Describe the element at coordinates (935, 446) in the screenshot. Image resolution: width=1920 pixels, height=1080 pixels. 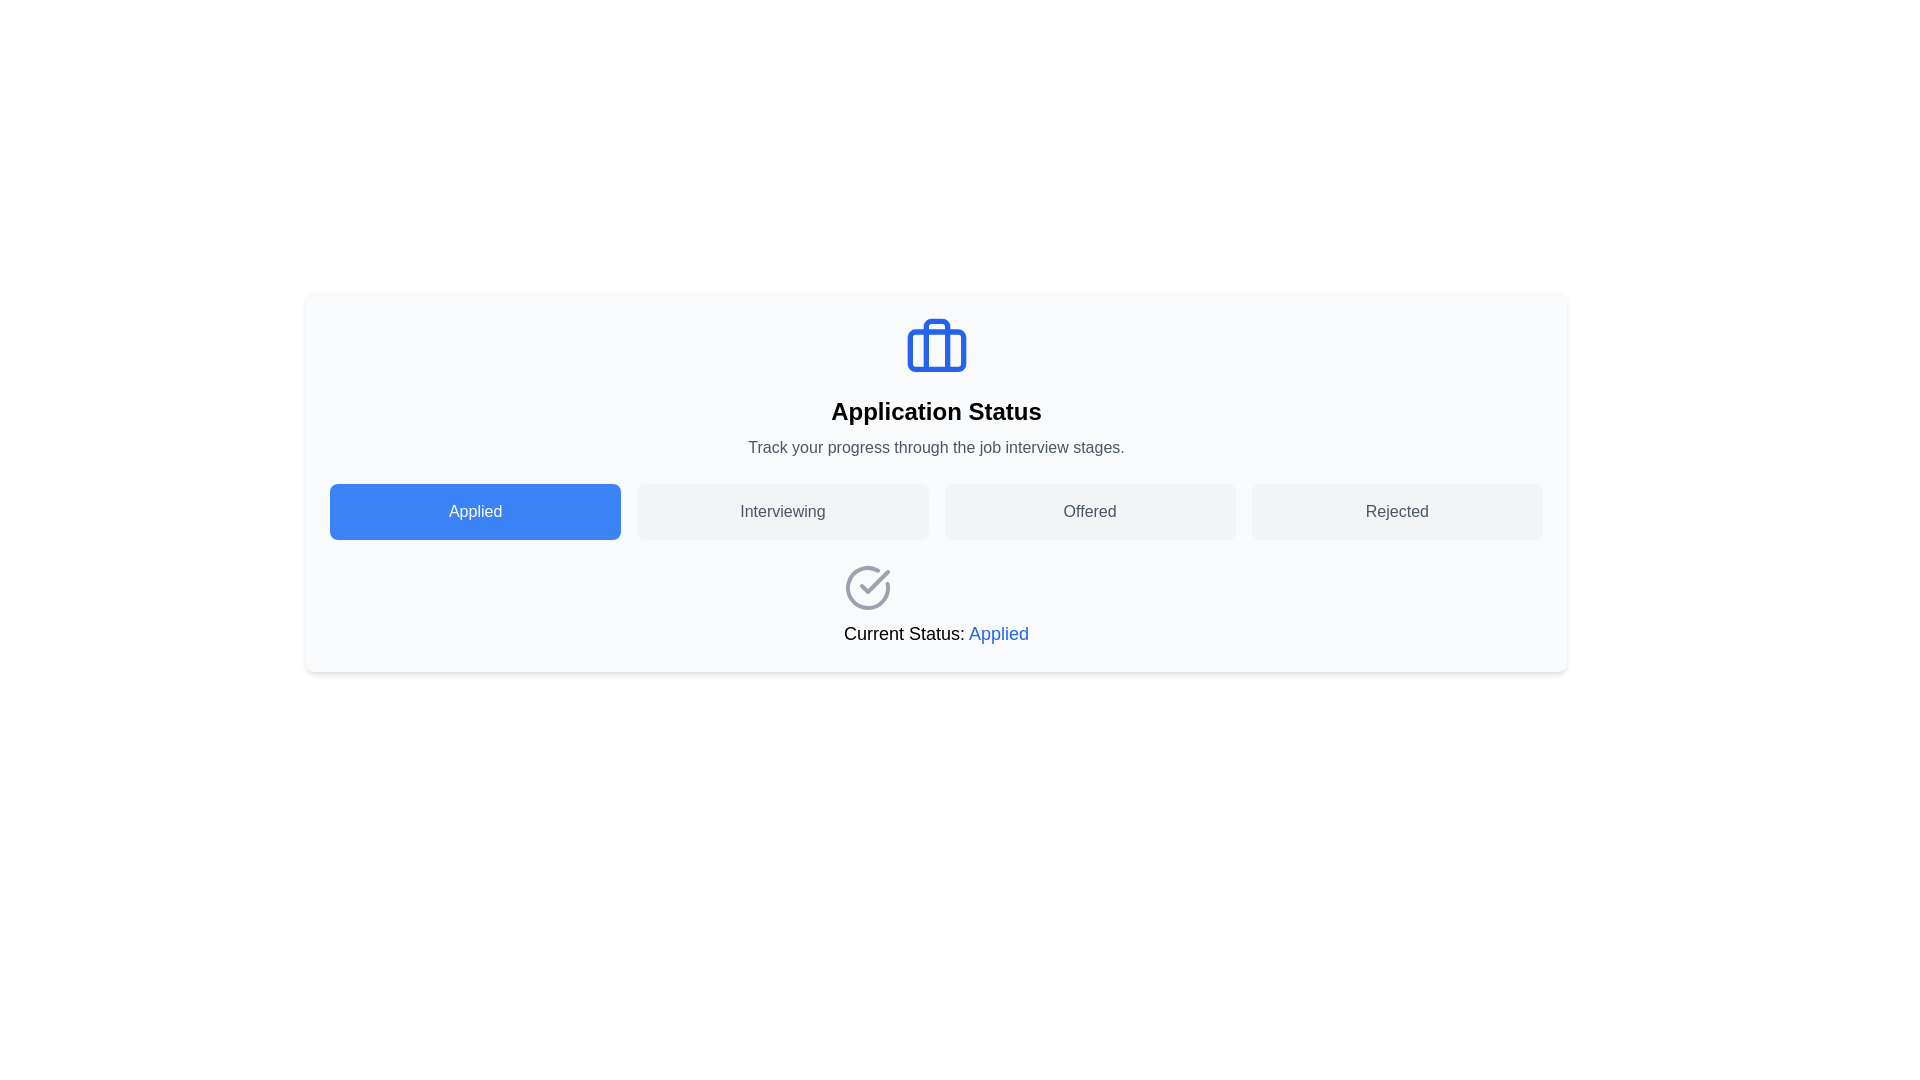
I see `the explanatory text label that provides context about the purpose of the surrounding UI, located immediately after the header text labeled 'Application Status'` at that location.